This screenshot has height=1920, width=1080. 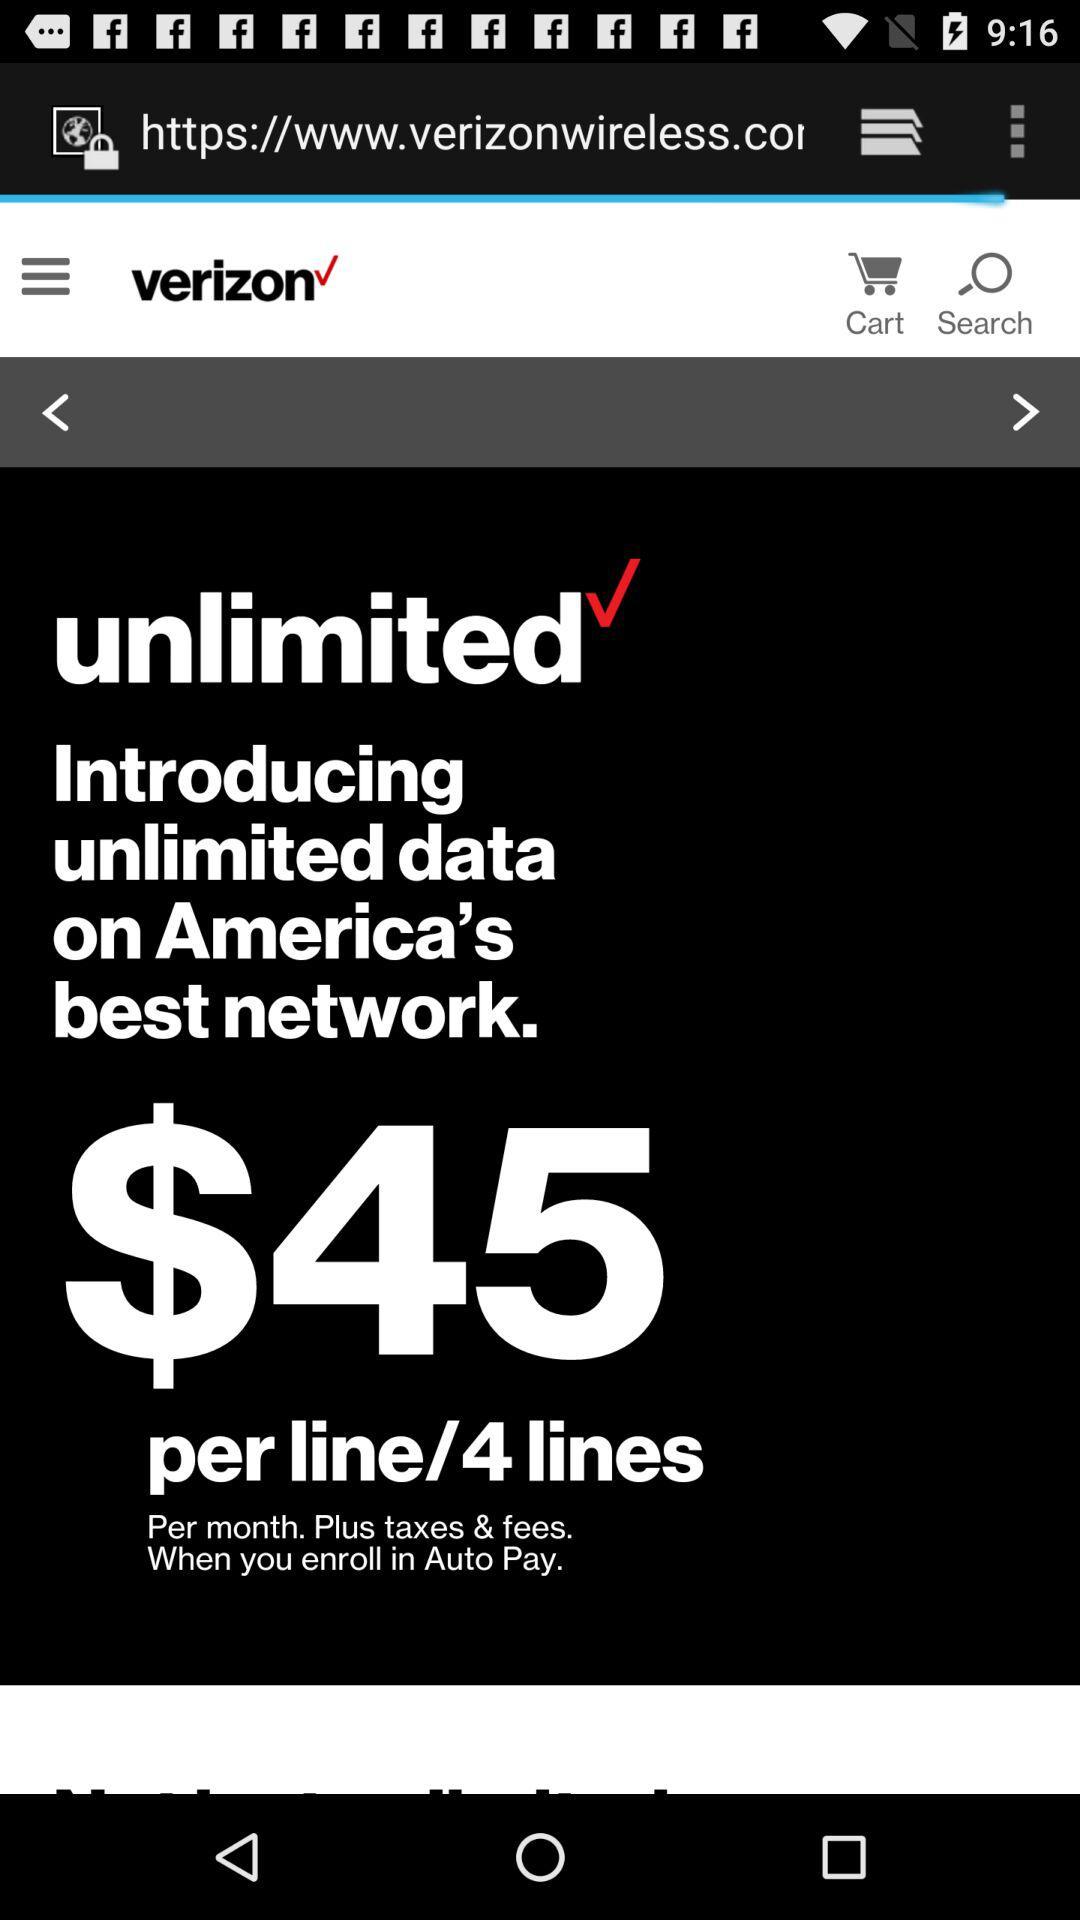 What do you see at coordinates (890, 130) in the screenshot?
I see `the item to the right of the https www verizonwireless` at bounding box center [890, 130].